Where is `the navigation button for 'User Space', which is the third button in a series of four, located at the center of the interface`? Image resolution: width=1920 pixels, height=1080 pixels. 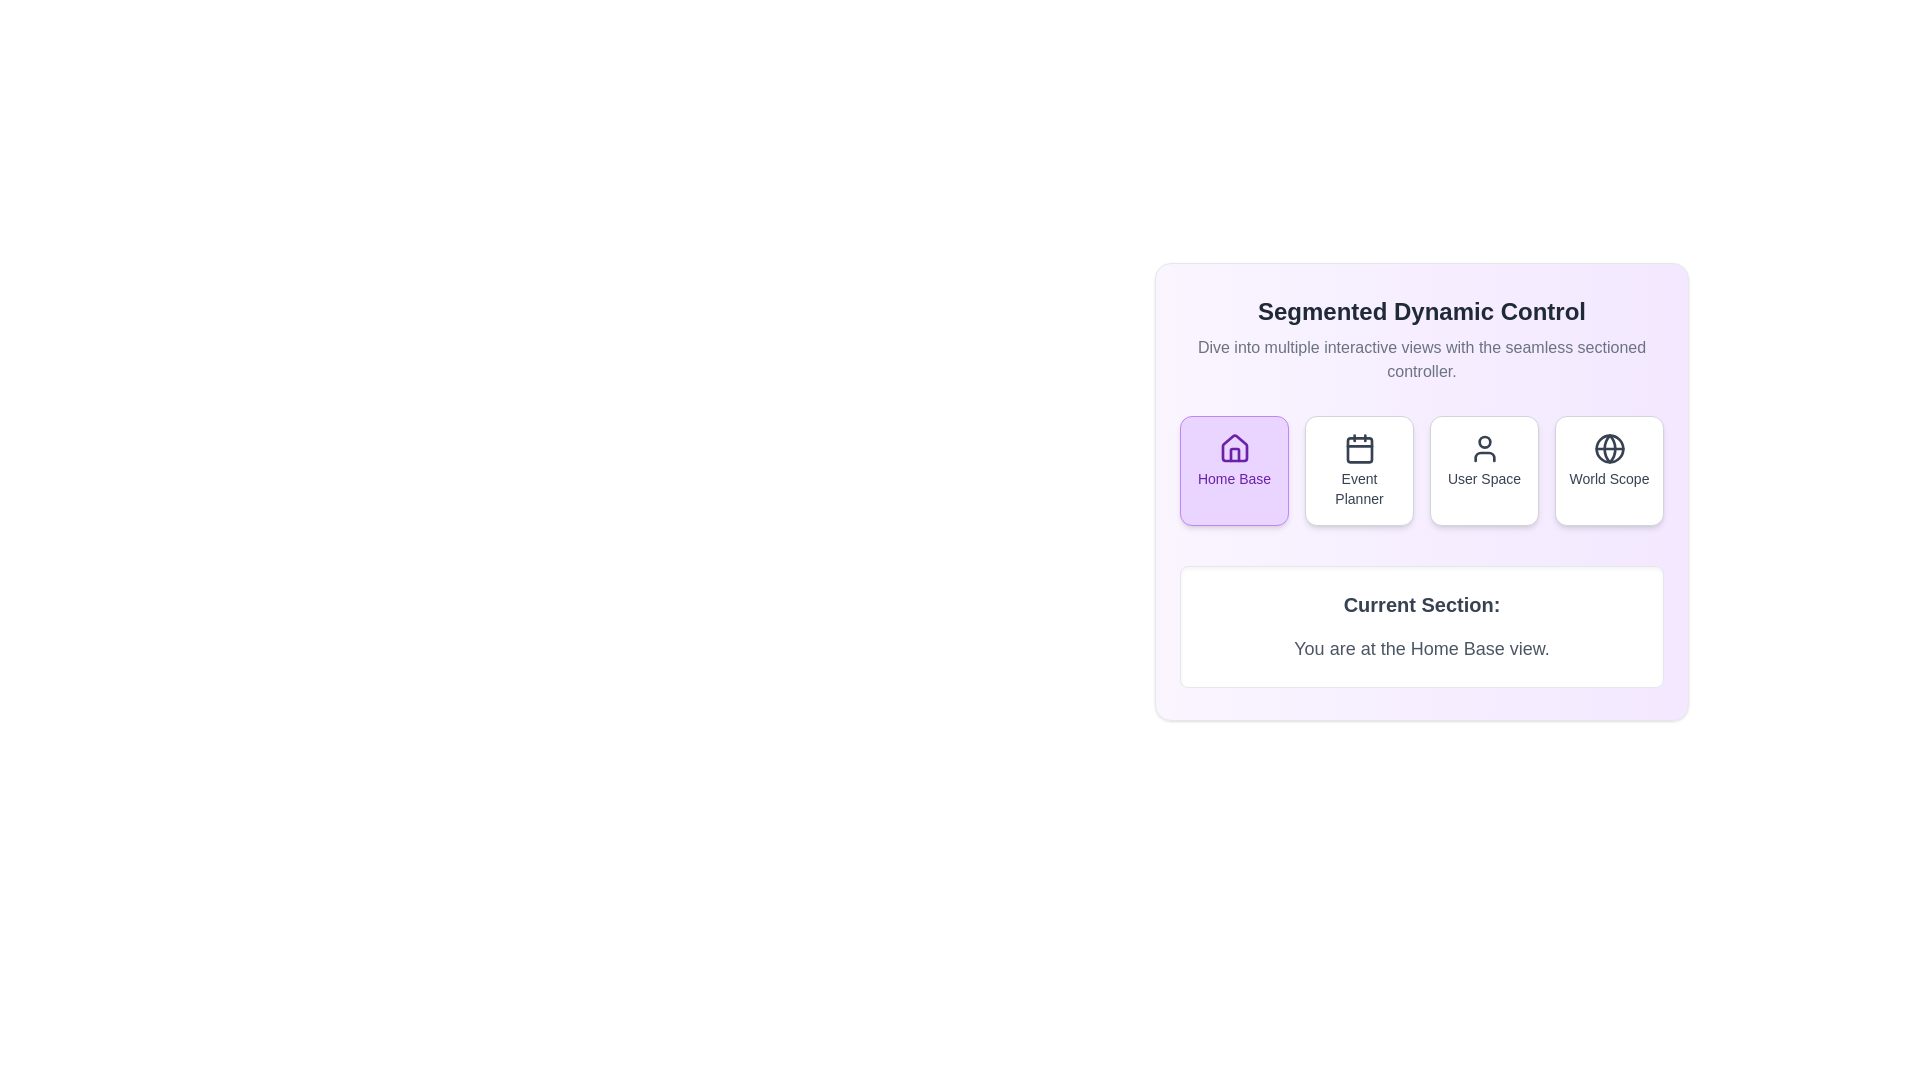
the navigation button for 'User Space', which is the third button in a series of four, located at the center of the interface is located at coordinates (1484, 470).